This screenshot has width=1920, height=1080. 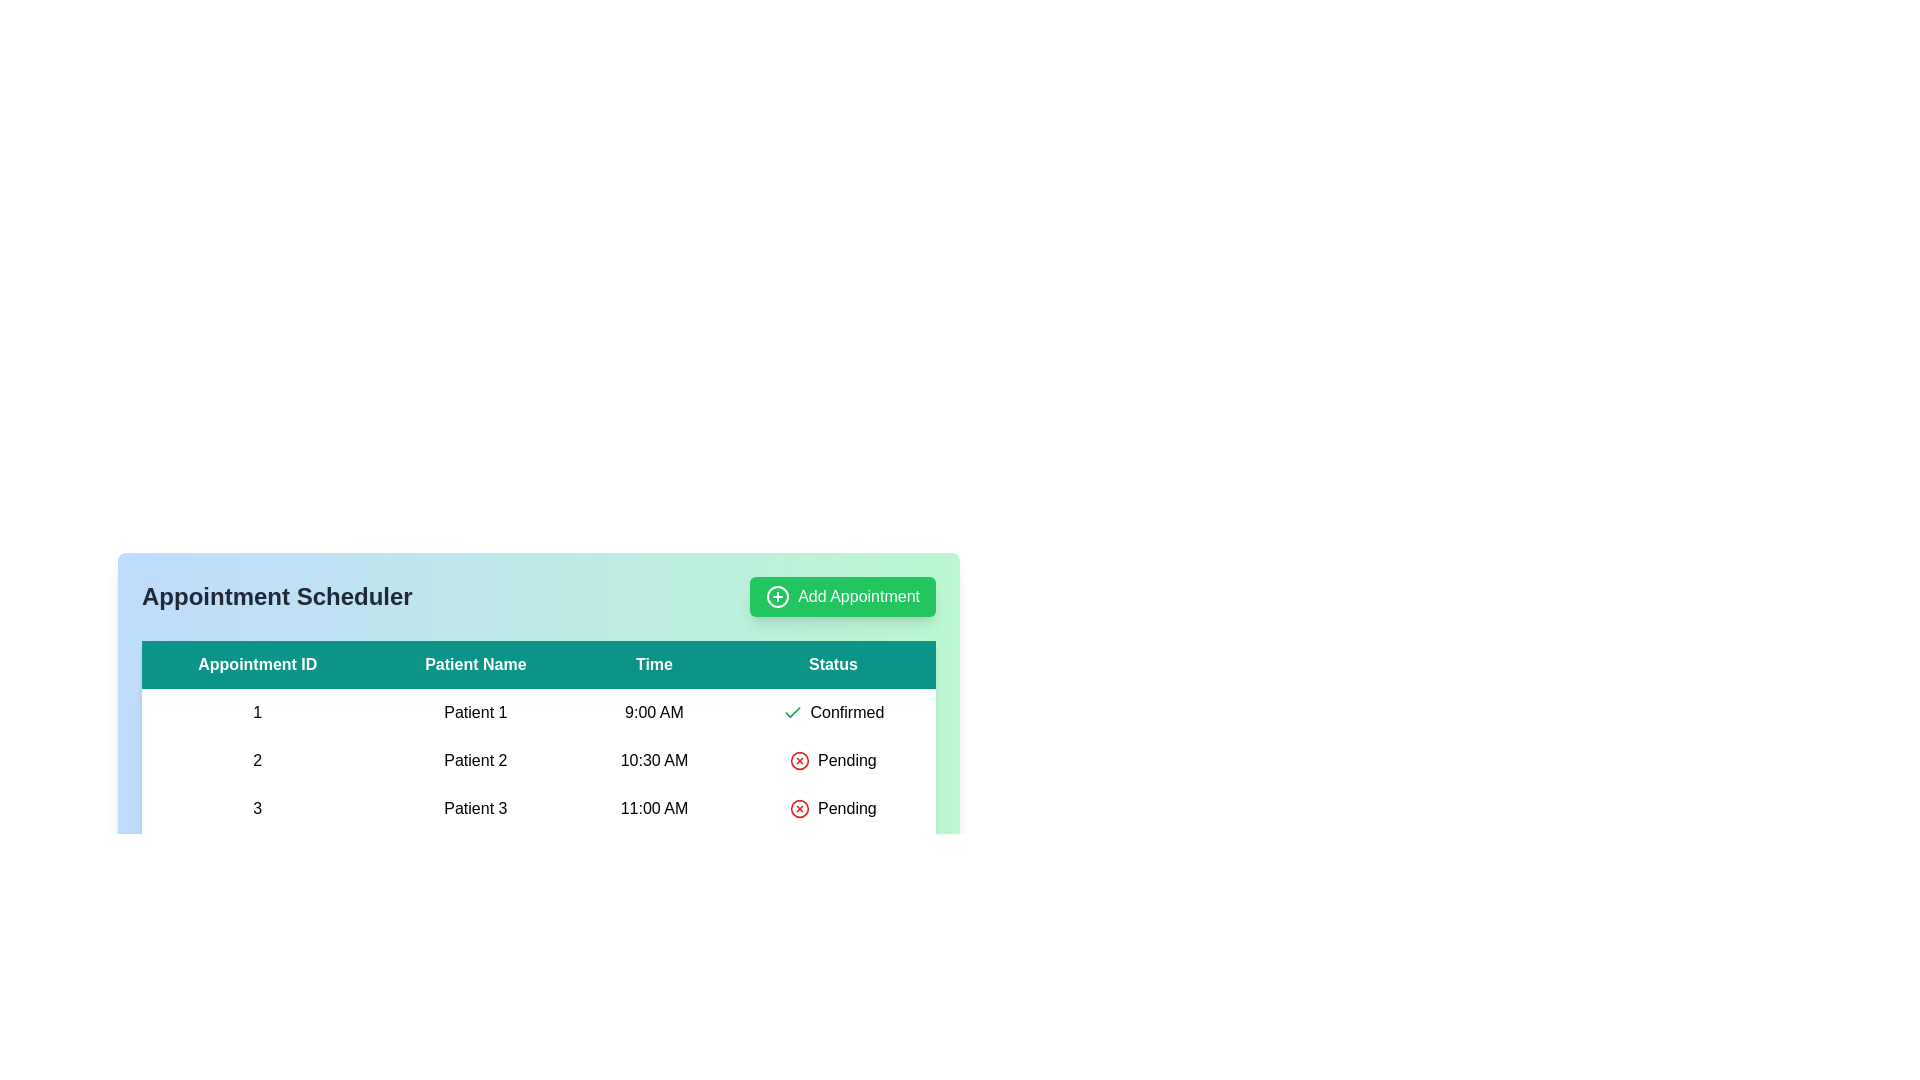 What do you see at coordinates (843, 596) in the screenshot?
I see `'Add Appointment' button` at bounding box center [843, 596].